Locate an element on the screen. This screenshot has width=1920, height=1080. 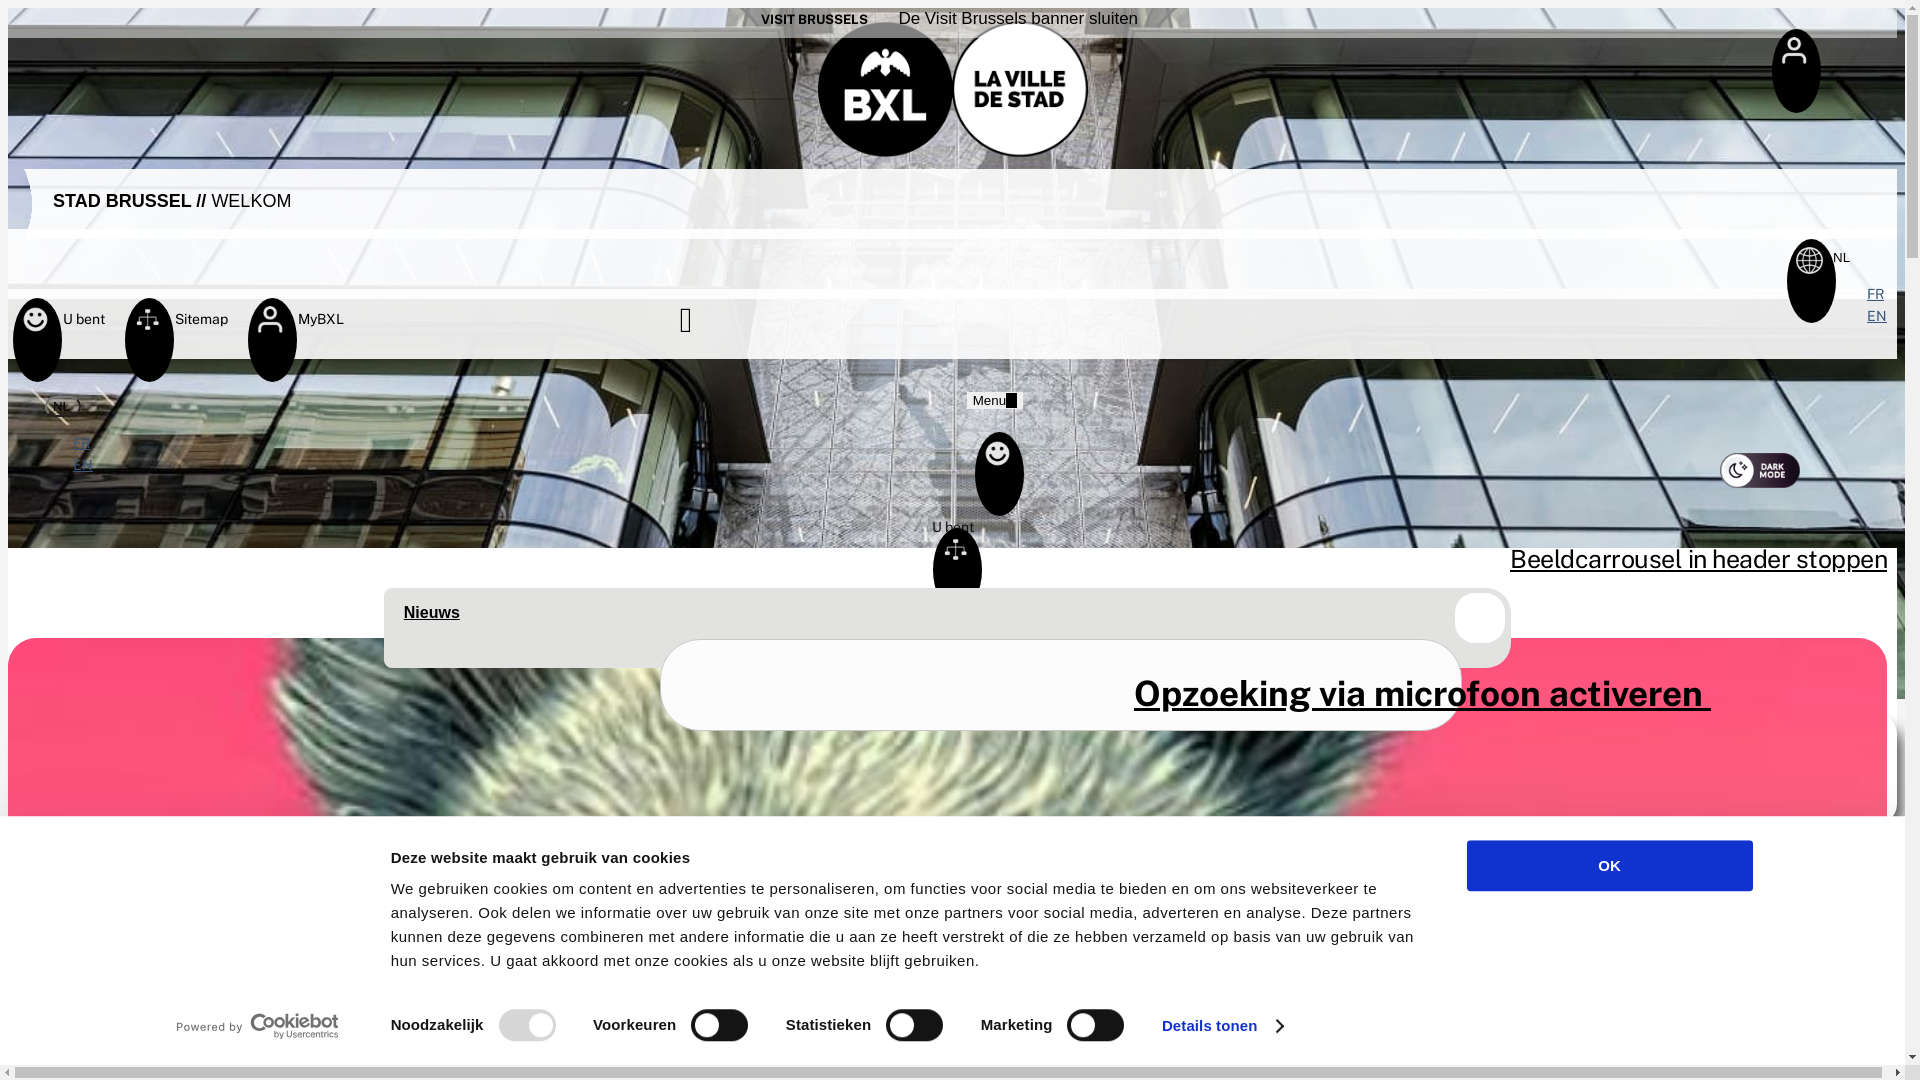
'Zoeken' is located at coordinates (710, 323).